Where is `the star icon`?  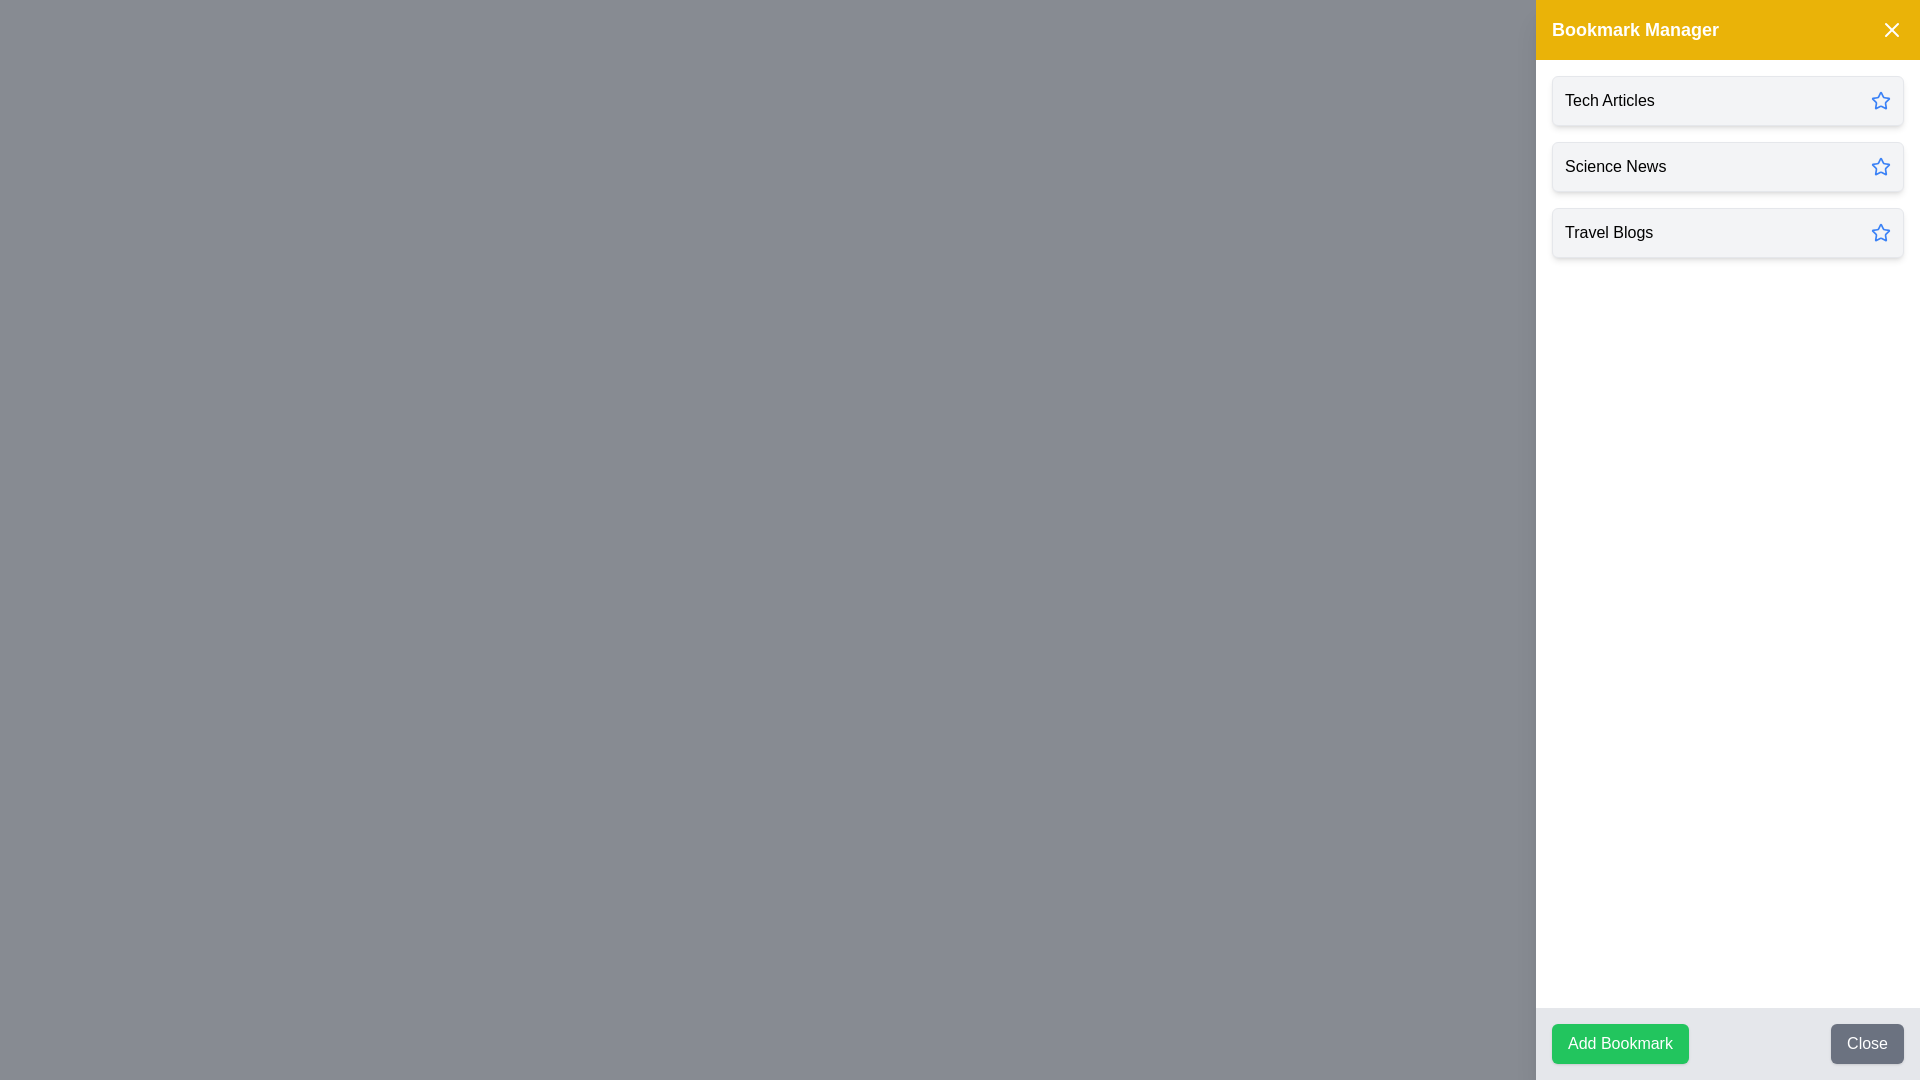
the star icon is located at coordinates (1880, 100).